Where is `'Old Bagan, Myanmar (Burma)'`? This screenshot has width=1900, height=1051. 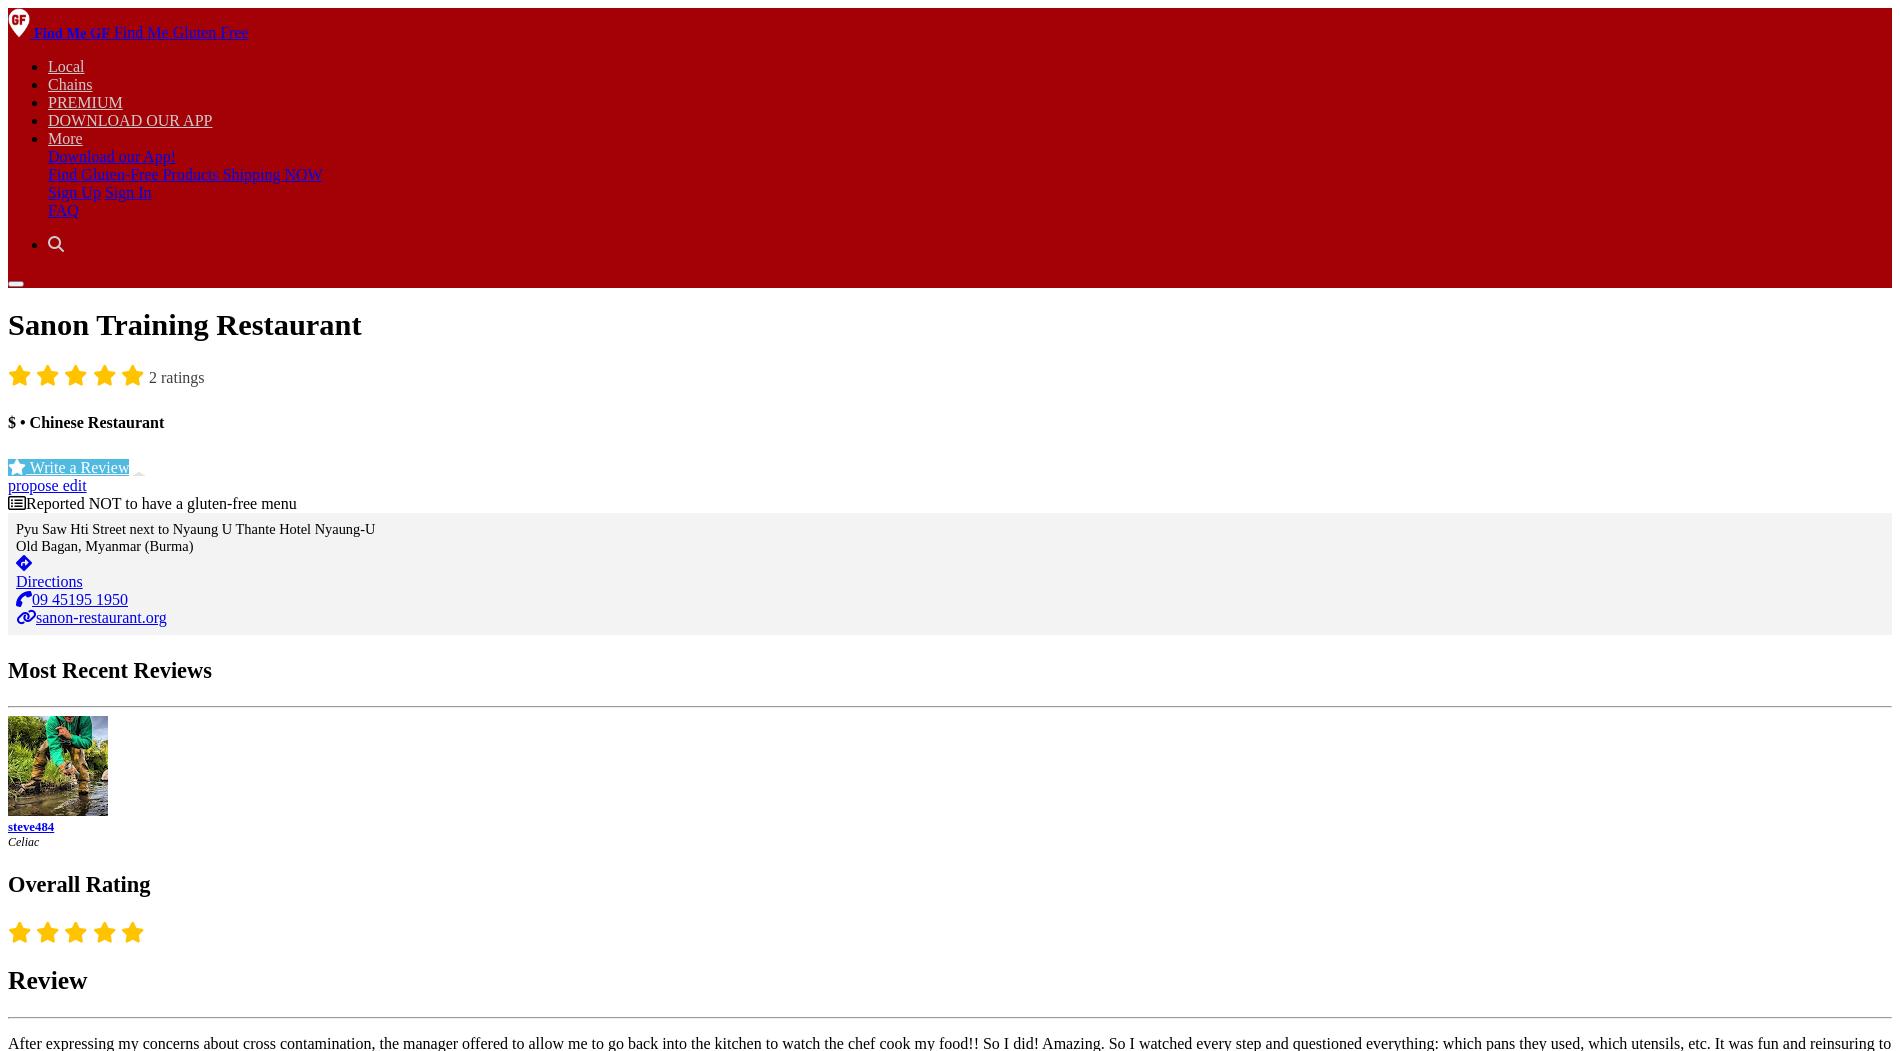
'Old Bagan, Myanmar (Burma)' is located at coordinates (104, 544).